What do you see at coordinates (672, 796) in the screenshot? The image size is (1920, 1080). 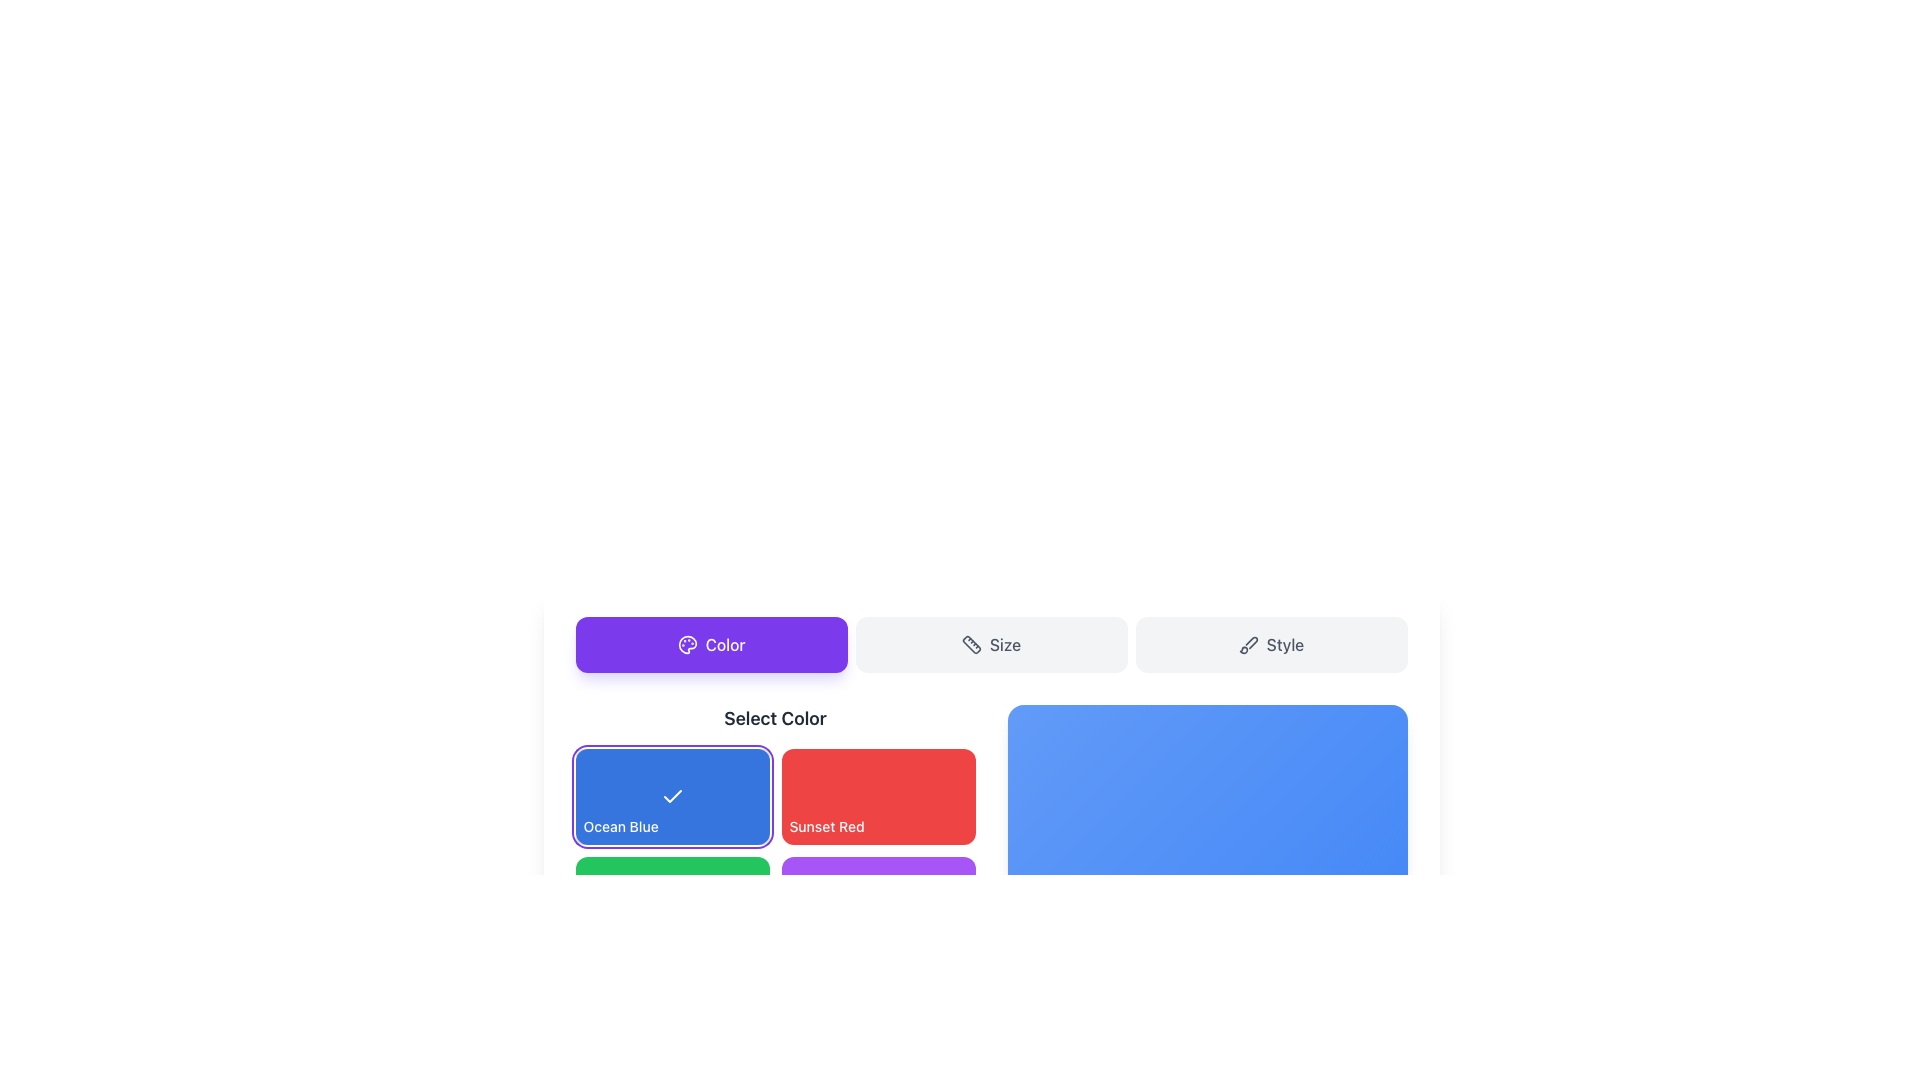 I see `the Selectable color card labeled 'Ocean Blue'` at bounding box center [672, 796].